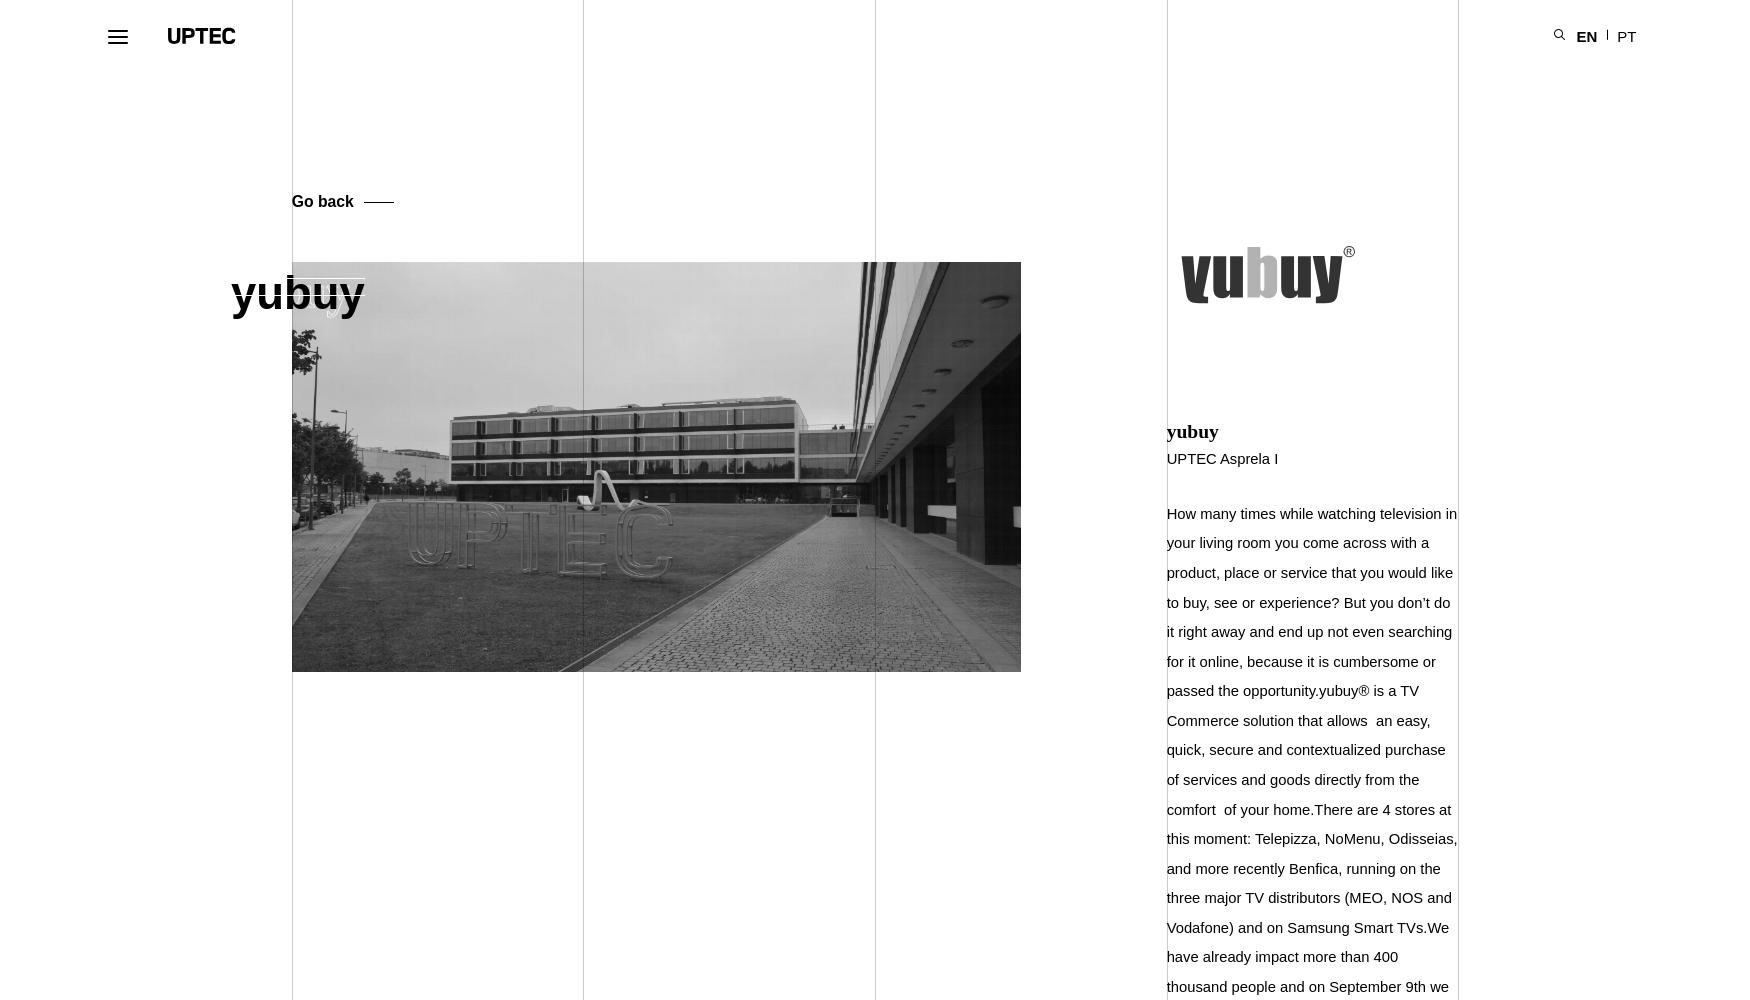 Image resolution: width=1750 pixels, height=1000 pixels. Describe the element at coordinates (381, 948) in the screenshot. I see `'Offering'` at that location.